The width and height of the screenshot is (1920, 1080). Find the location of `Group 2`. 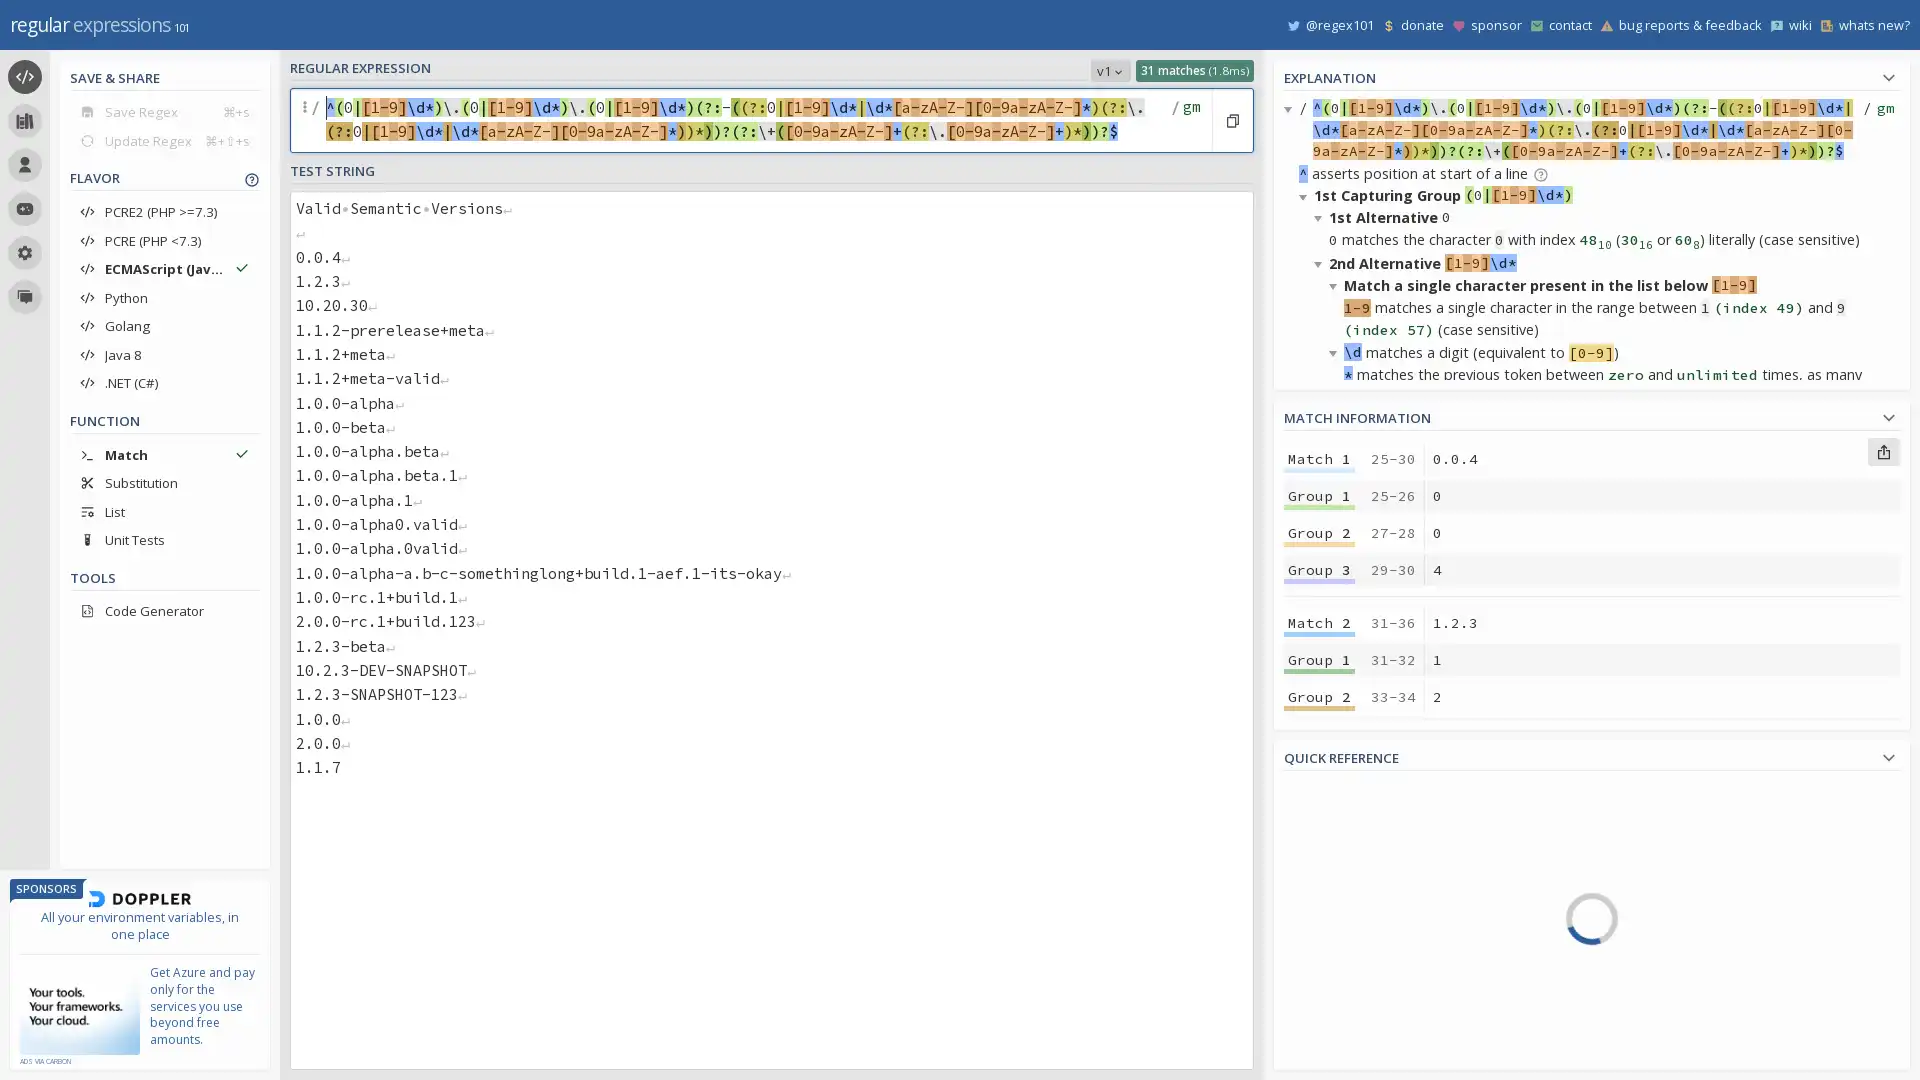

Group 2 is located at coordinates (1319, 531).